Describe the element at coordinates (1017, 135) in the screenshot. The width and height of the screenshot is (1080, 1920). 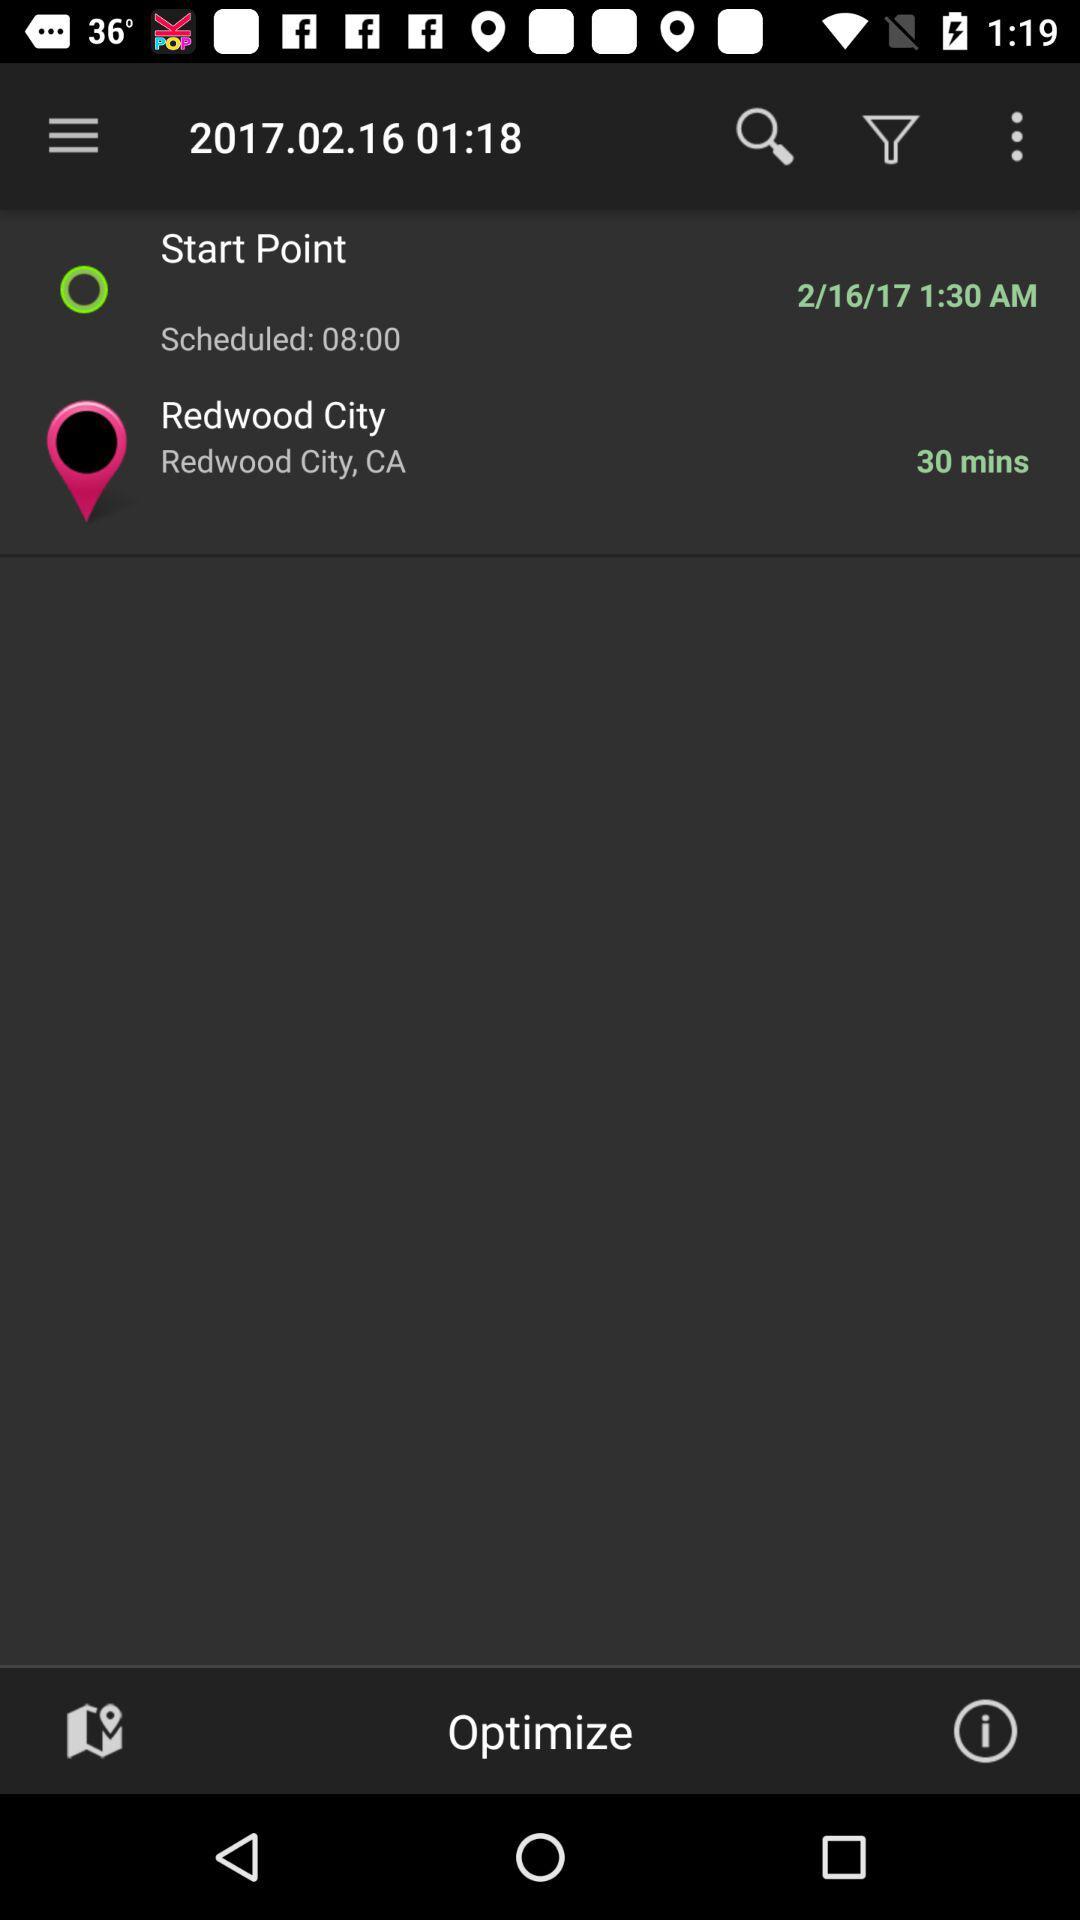
I see `other options` at that location.